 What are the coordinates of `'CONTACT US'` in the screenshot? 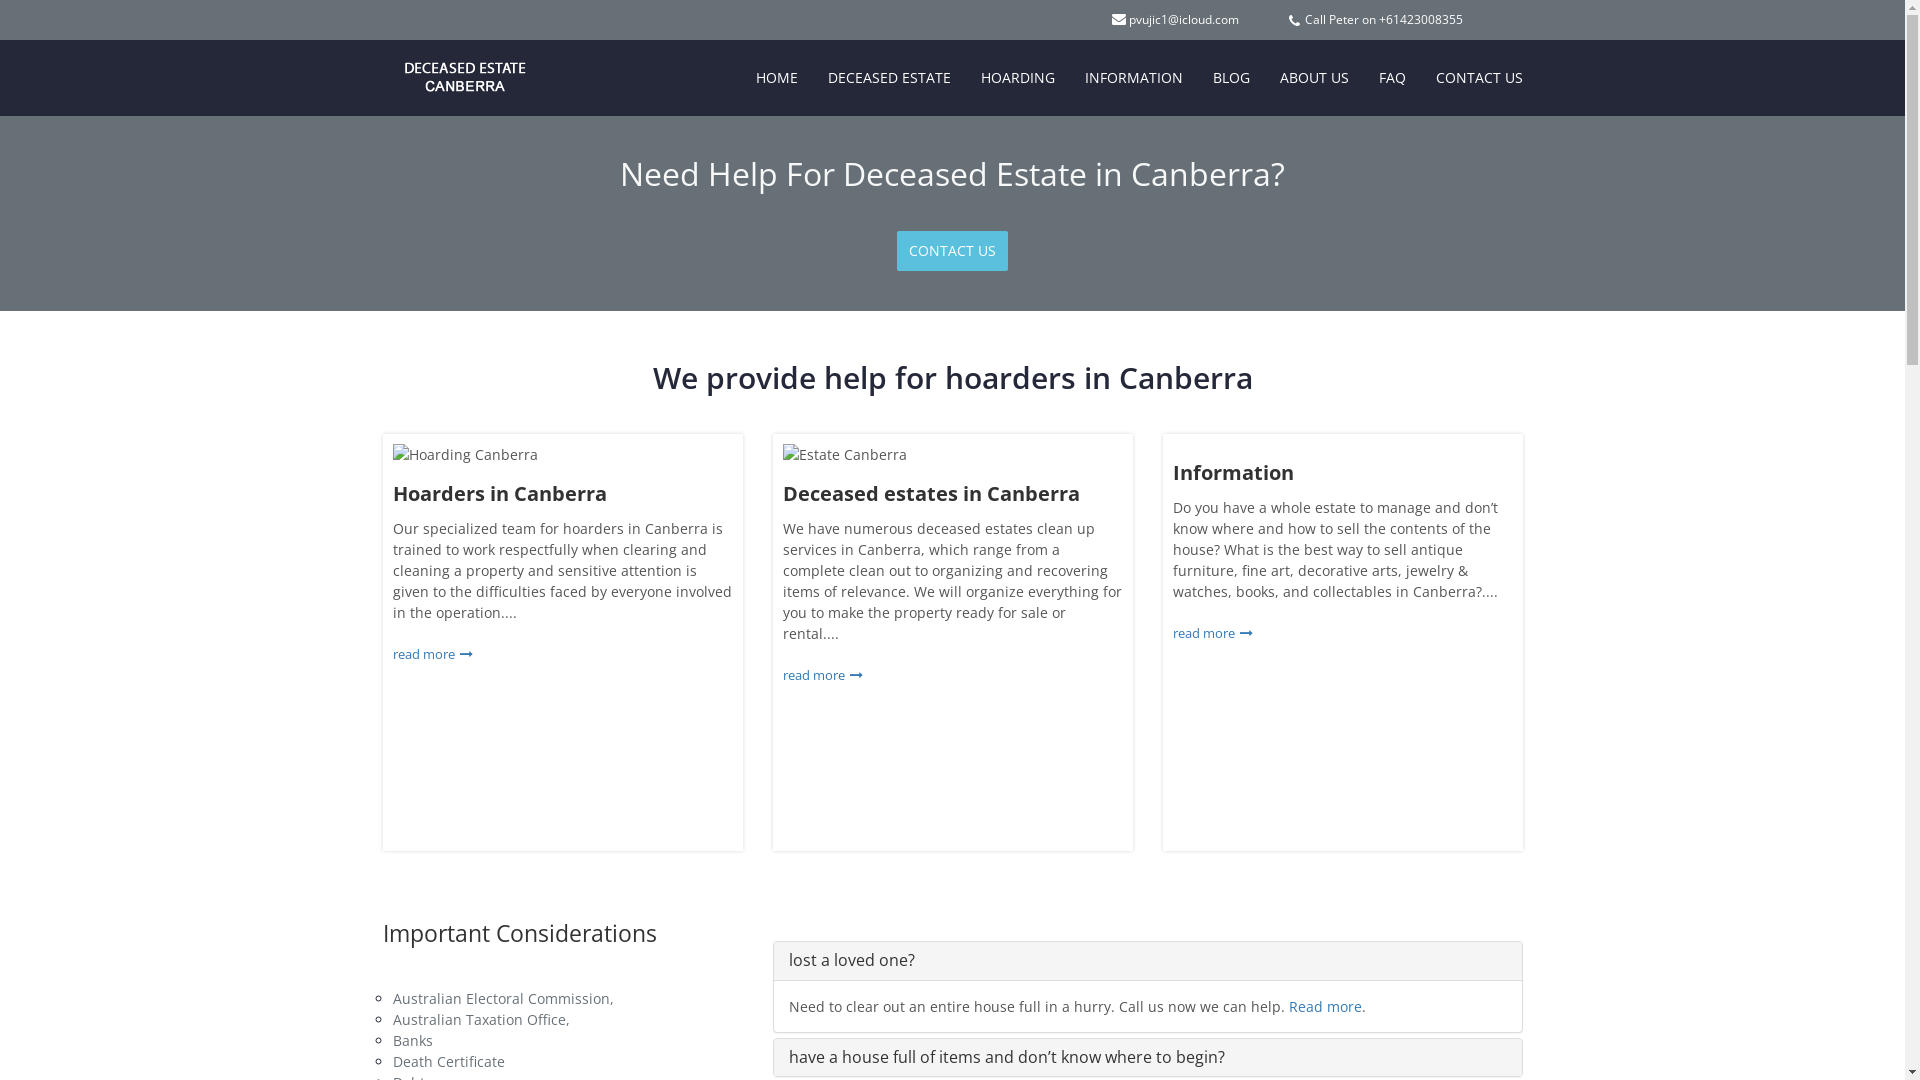 It's located at (951, 249).